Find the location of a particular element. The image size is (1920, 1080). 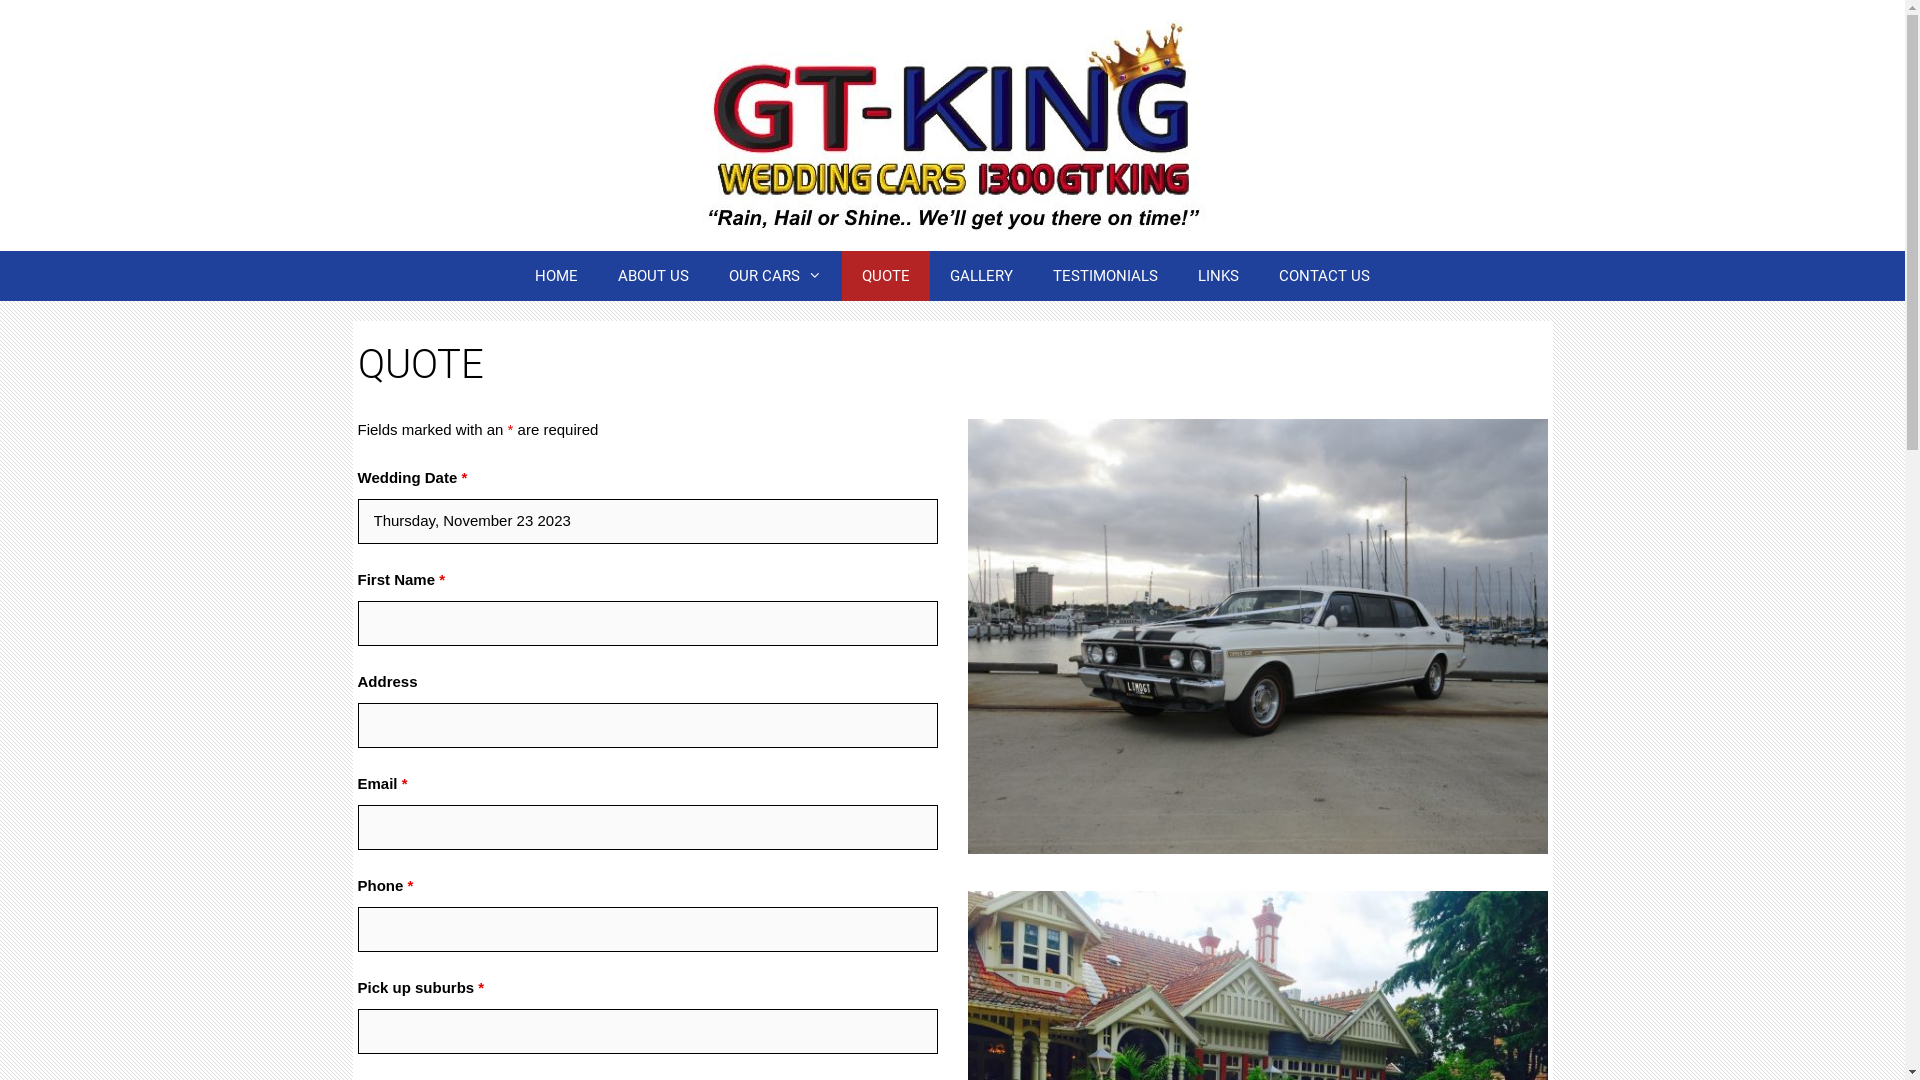

'GT KING Wedding Cars and Limo Hire' is located at coordinates (951, 123).